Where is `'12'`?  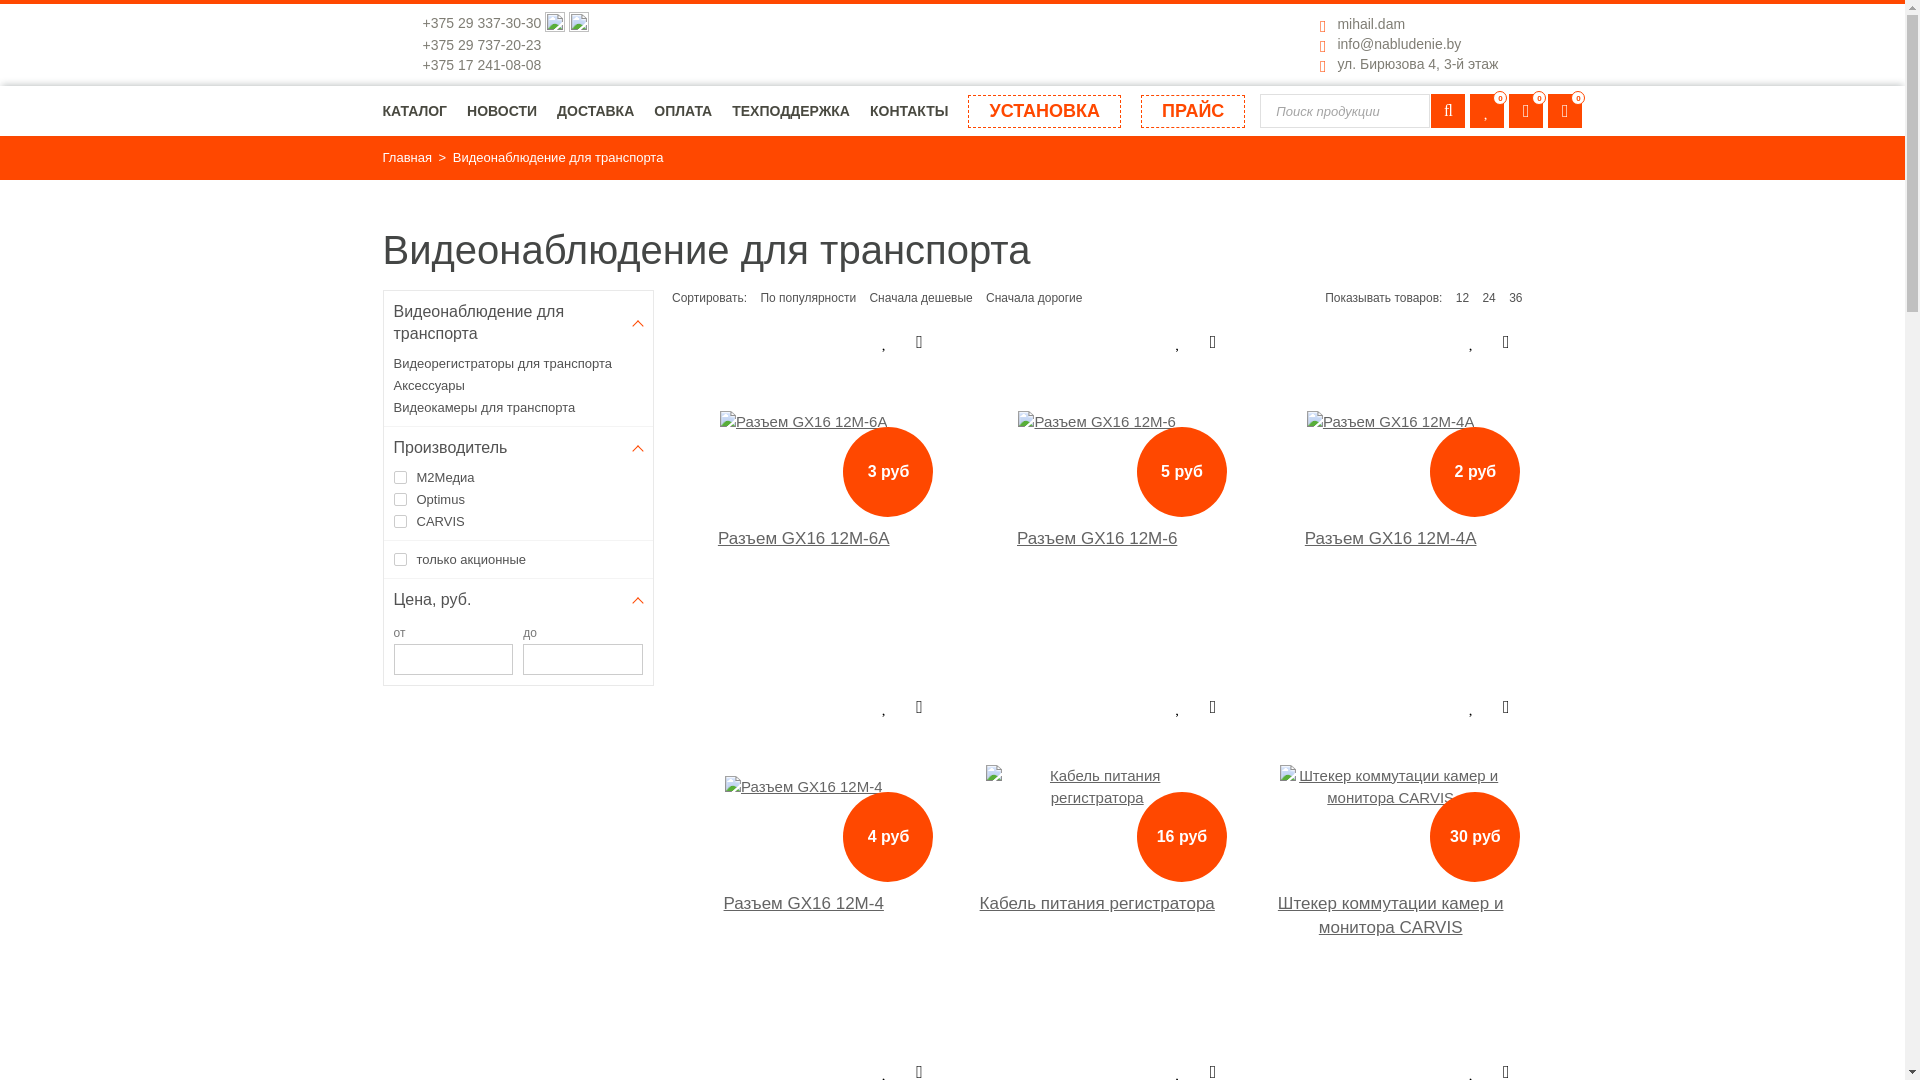 '12' is located at coordinates (1462, 297).